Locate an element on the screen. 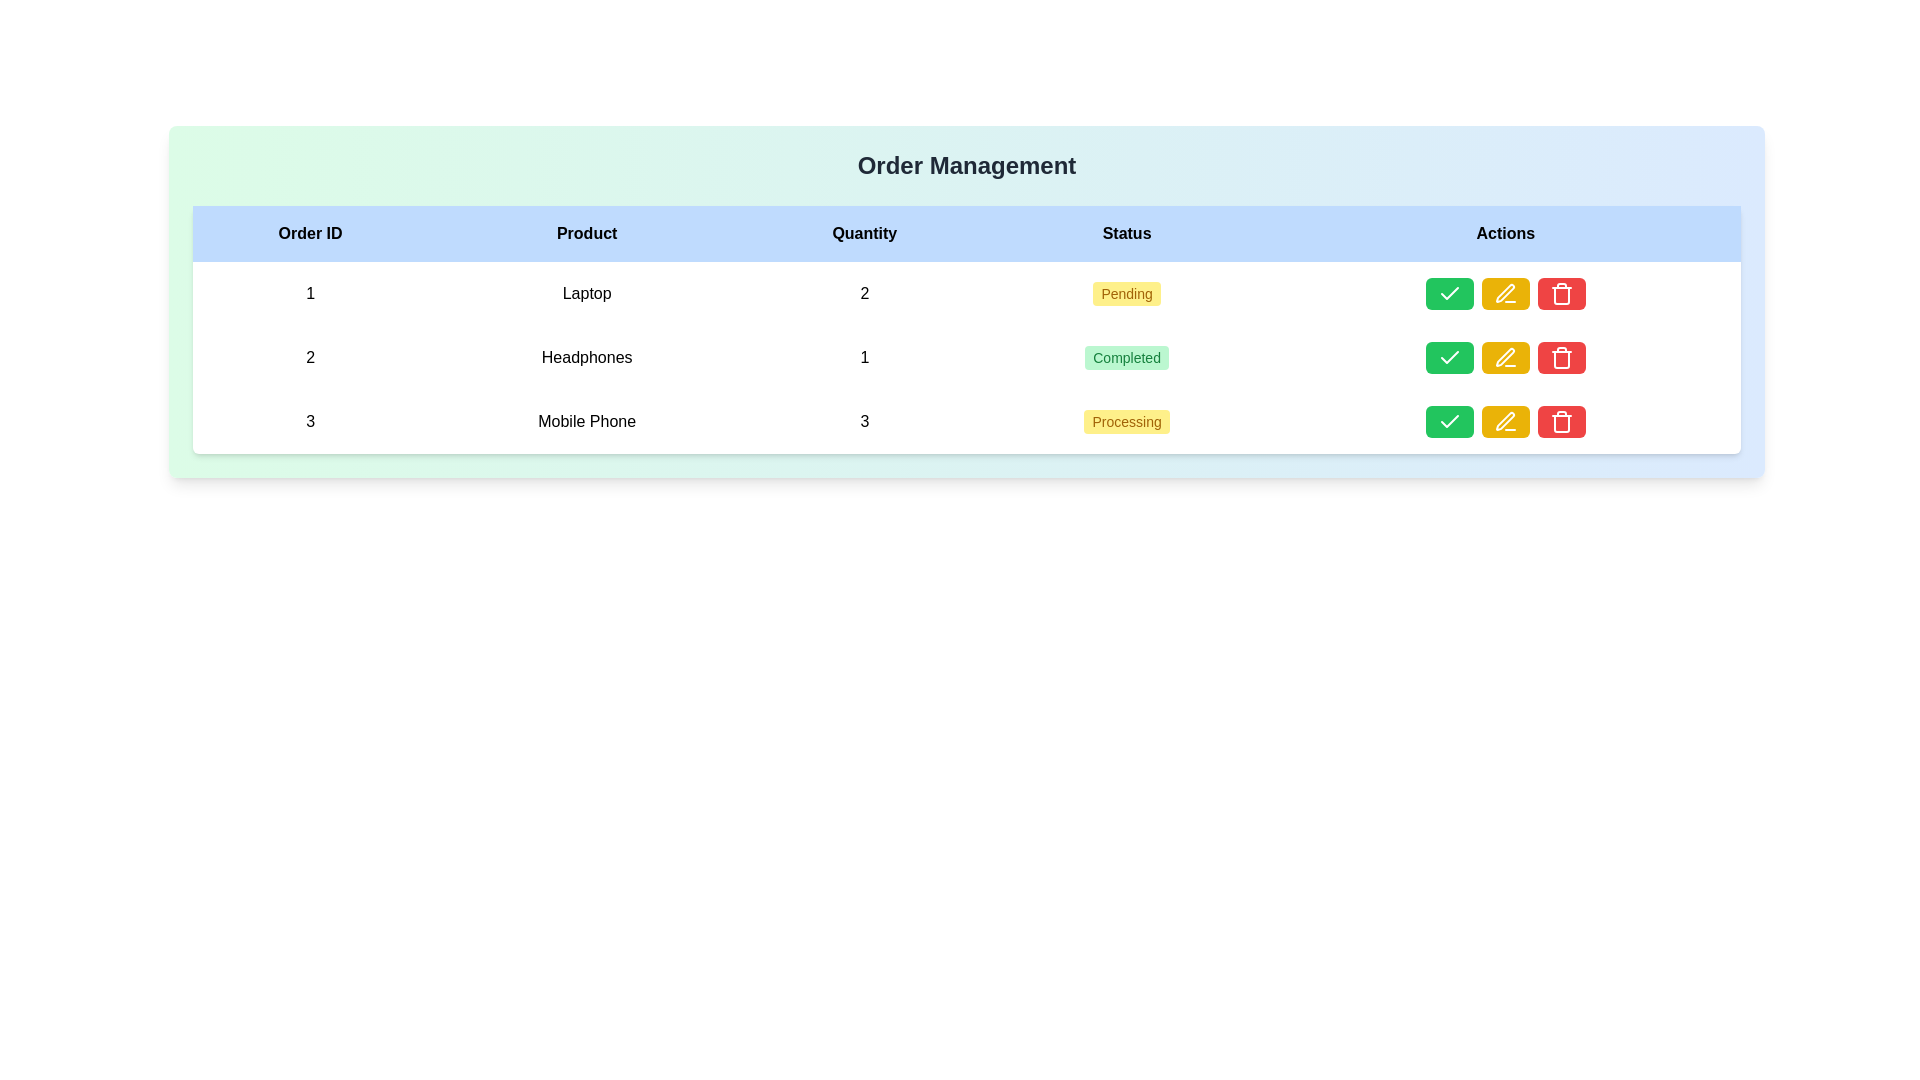 This screenshot has width=1920, height=1080. the confirmation icon button in the 'Actions' column associated with the 'Headphones' row is located at coordinates (1449, 357).